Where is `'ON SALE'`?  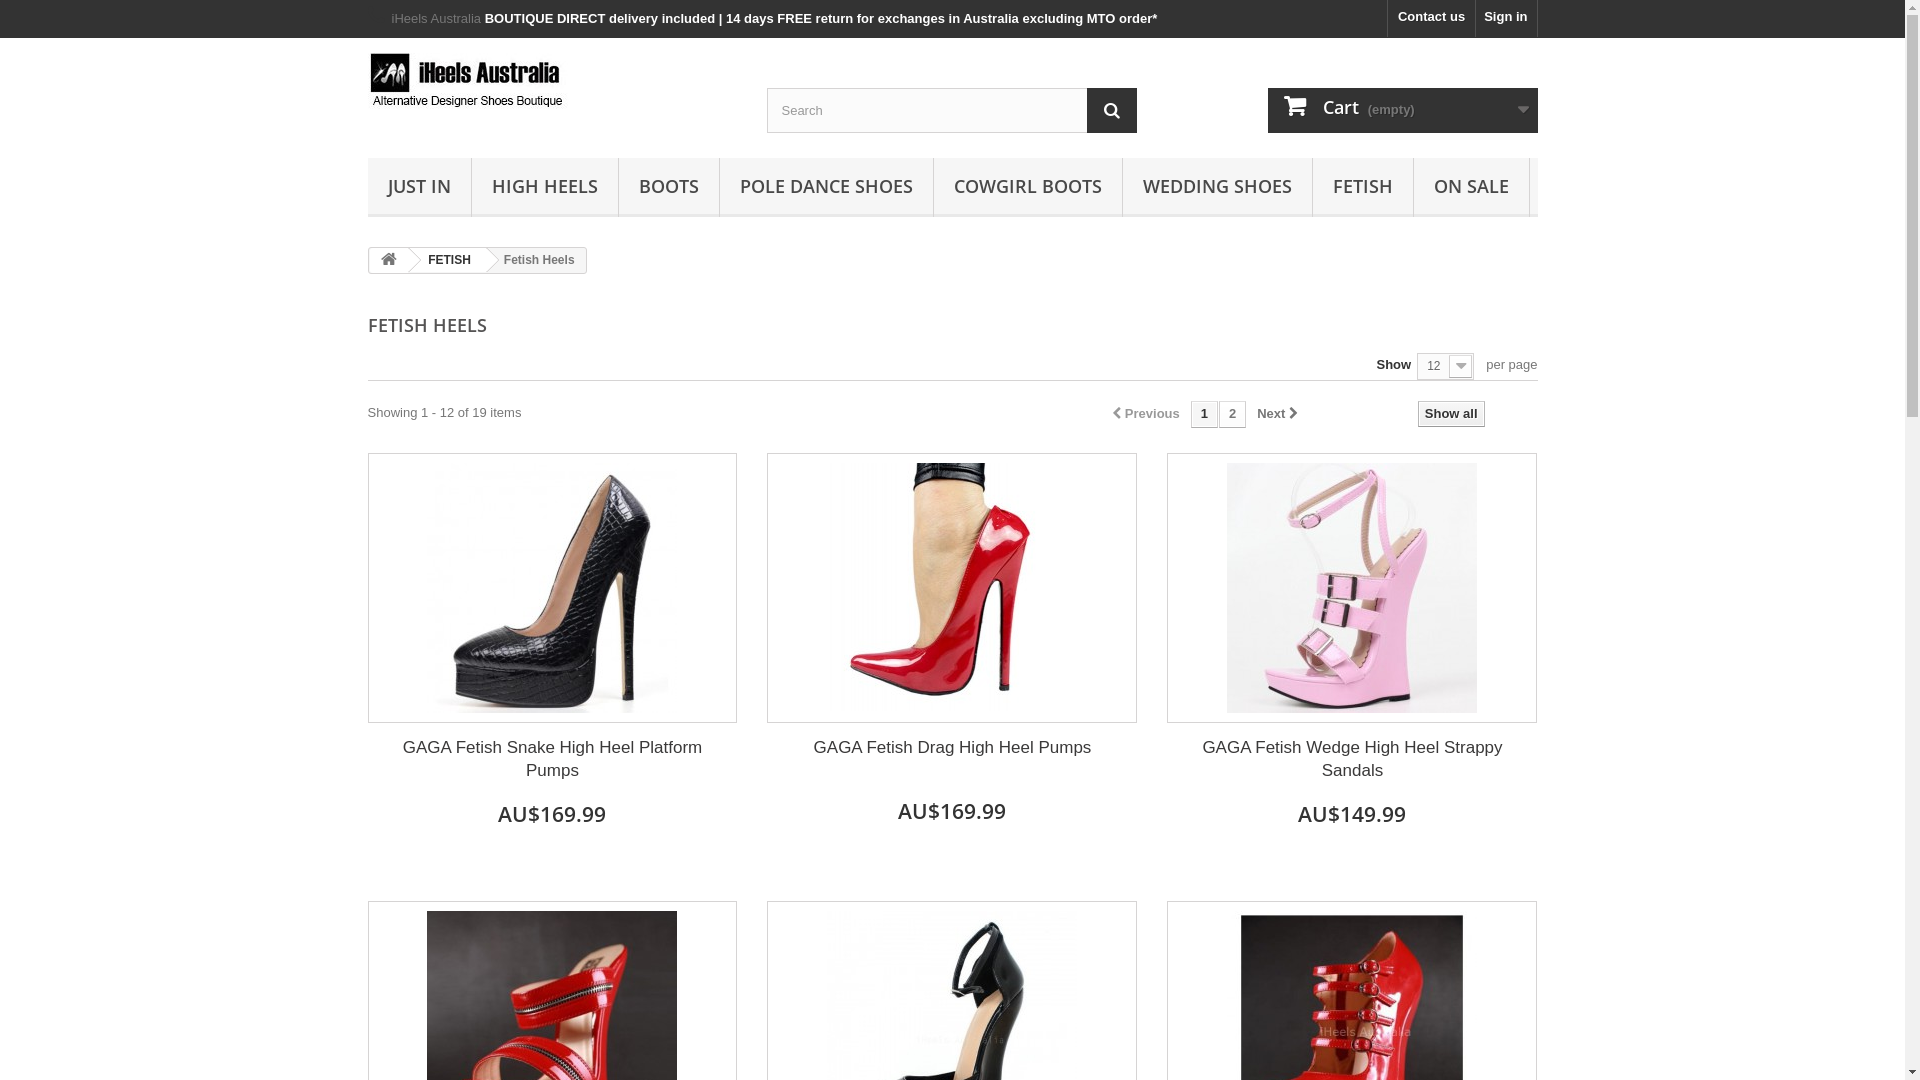
'ON SALE' is located at coordinates (1413, 187).